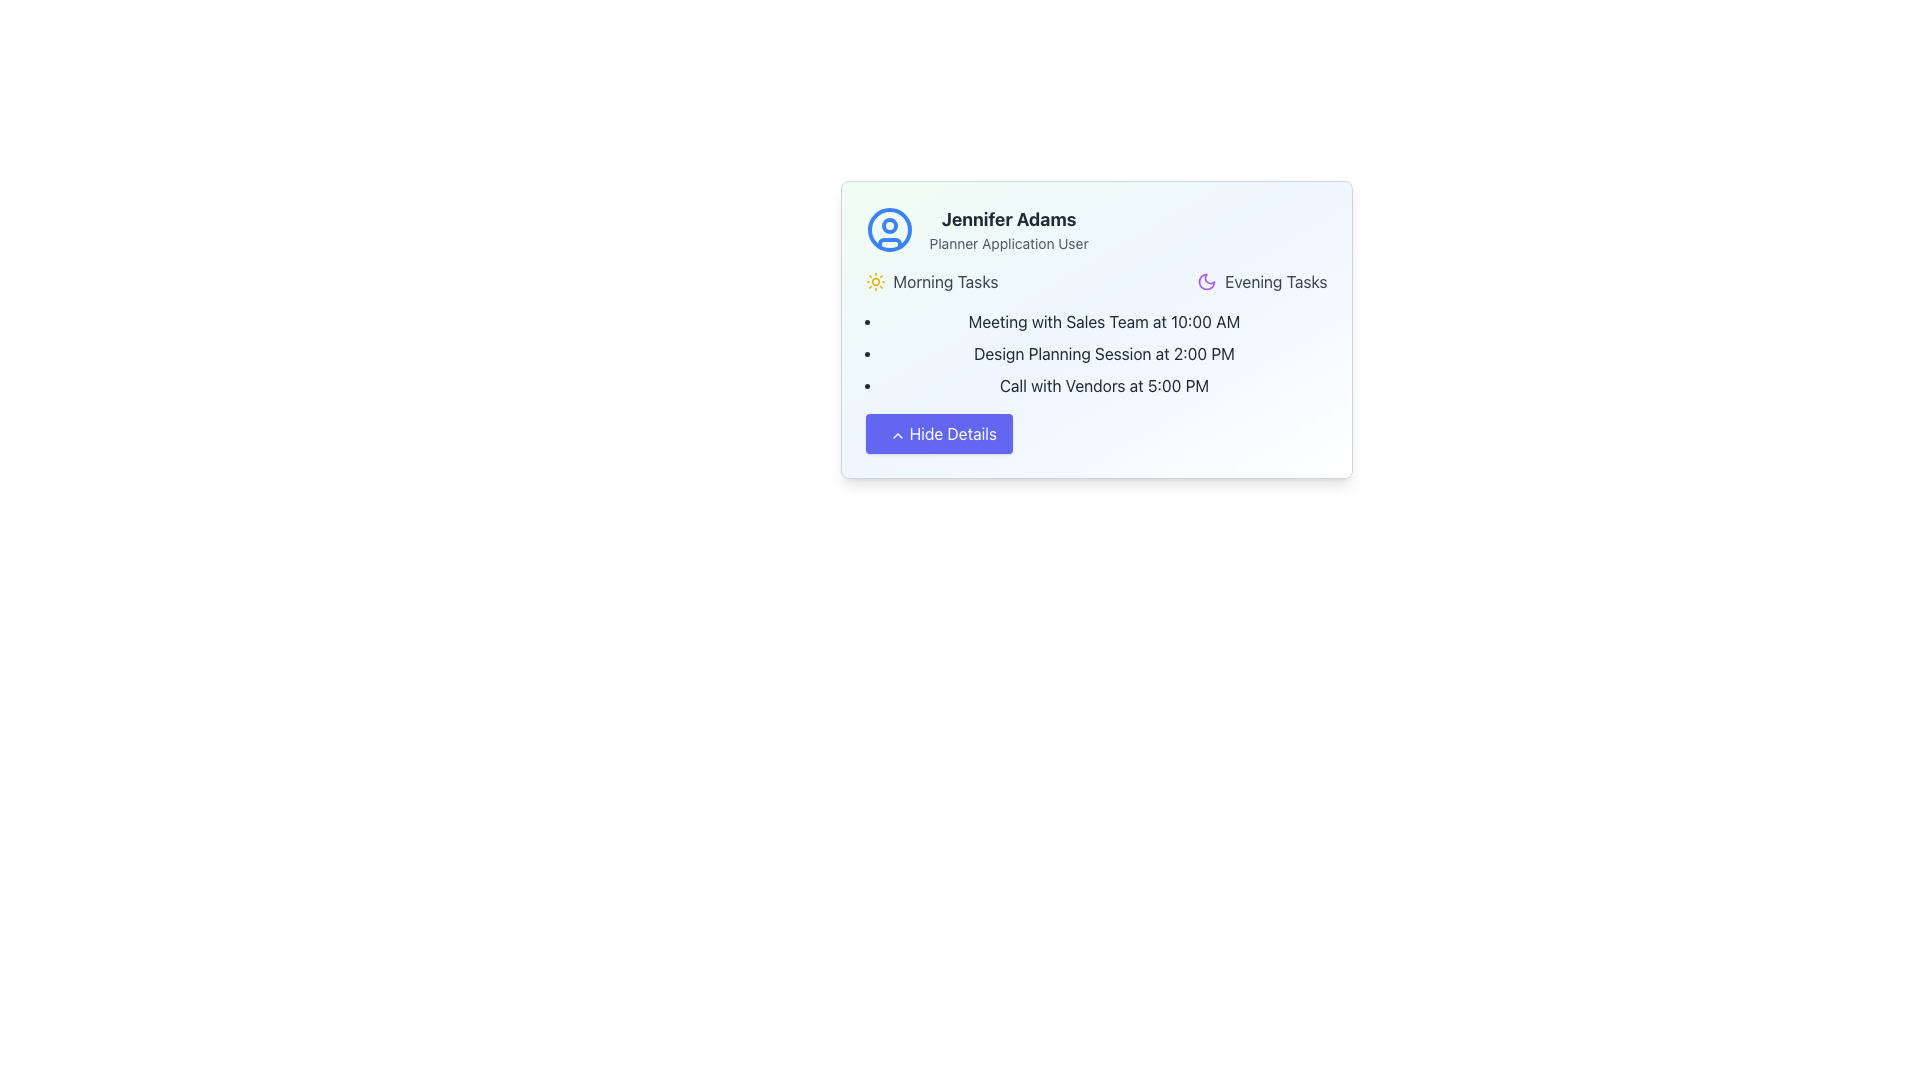  What do you see at coordinates (875, 281) in the screenshot?
I see `the decorative icon associated with the 'Morning Tasks' section, located to the immediate left of the text 'Morning Tasks'` at bounding box center [875, 281].